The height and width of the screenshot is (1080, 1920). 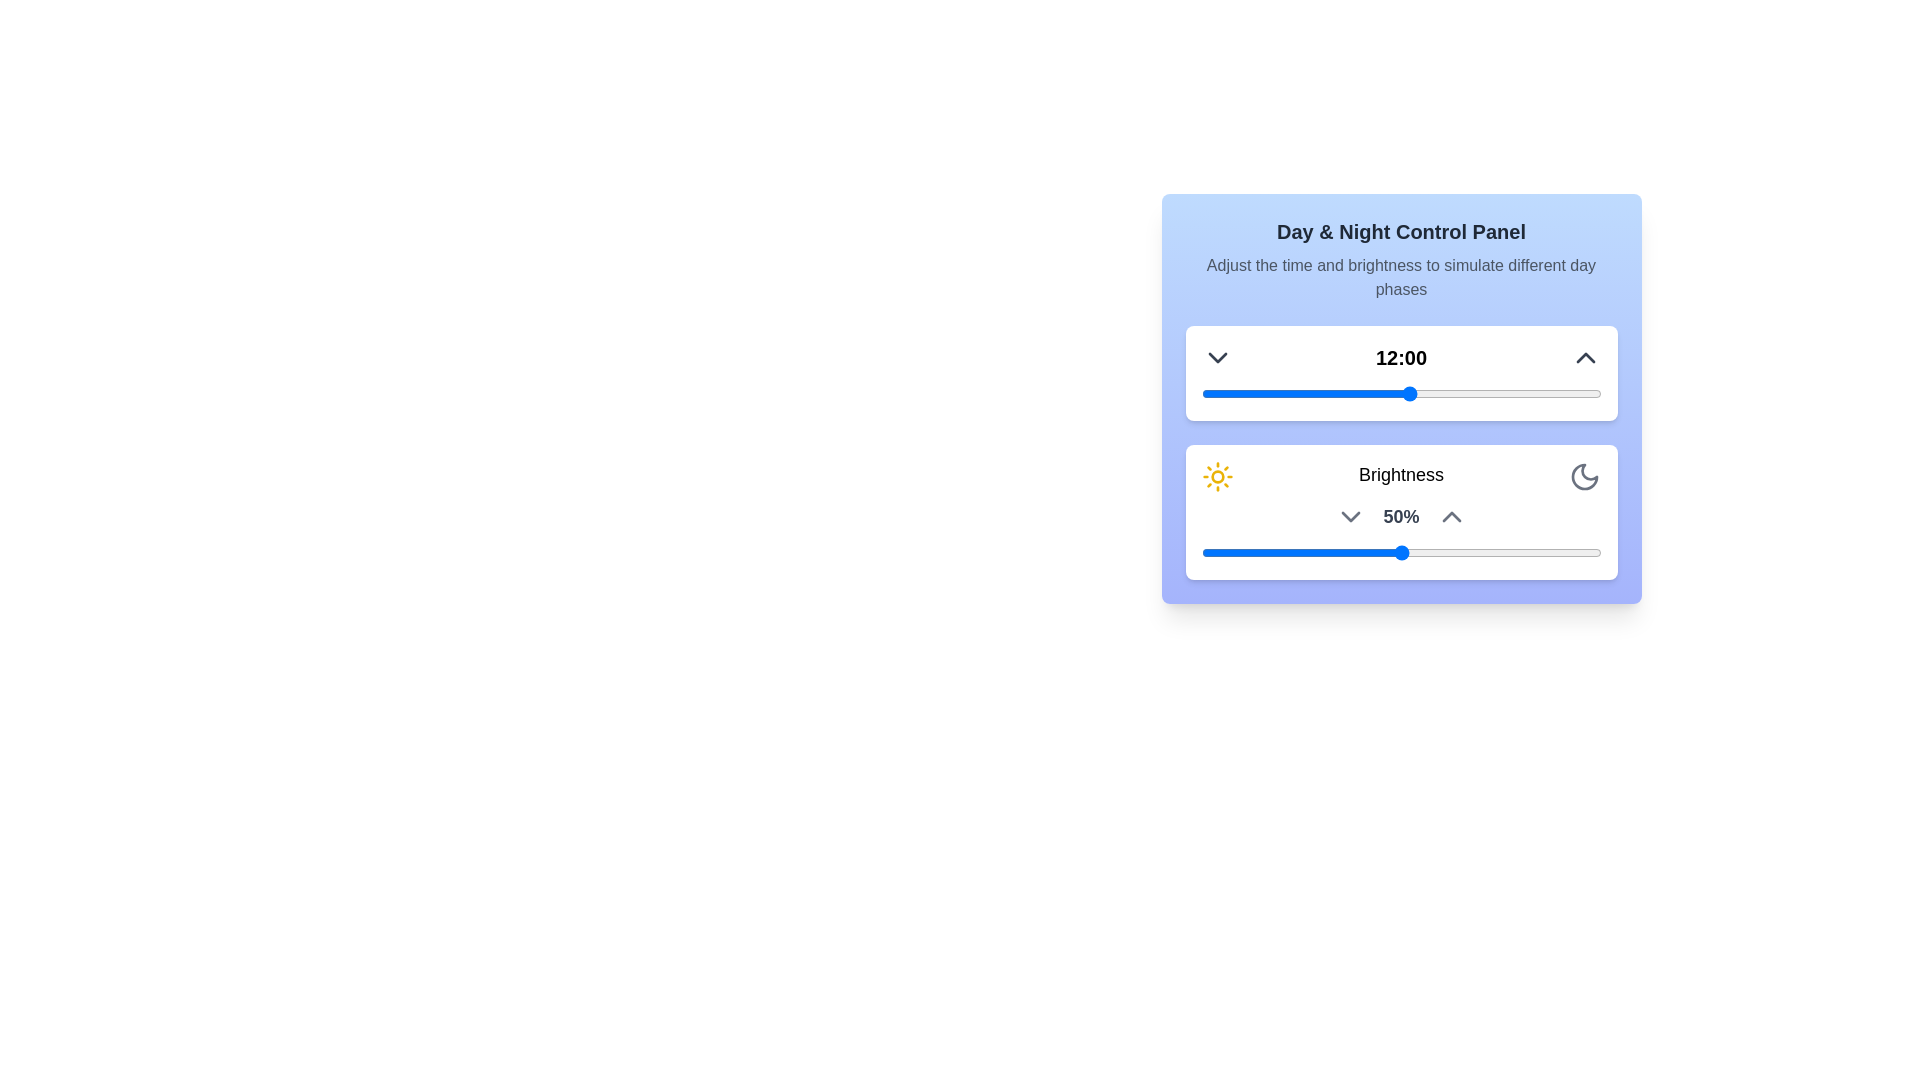 I want to click on the night mode toggle icon located on the far right side of the 'Brightness' section, so click(x=1584, y=477).